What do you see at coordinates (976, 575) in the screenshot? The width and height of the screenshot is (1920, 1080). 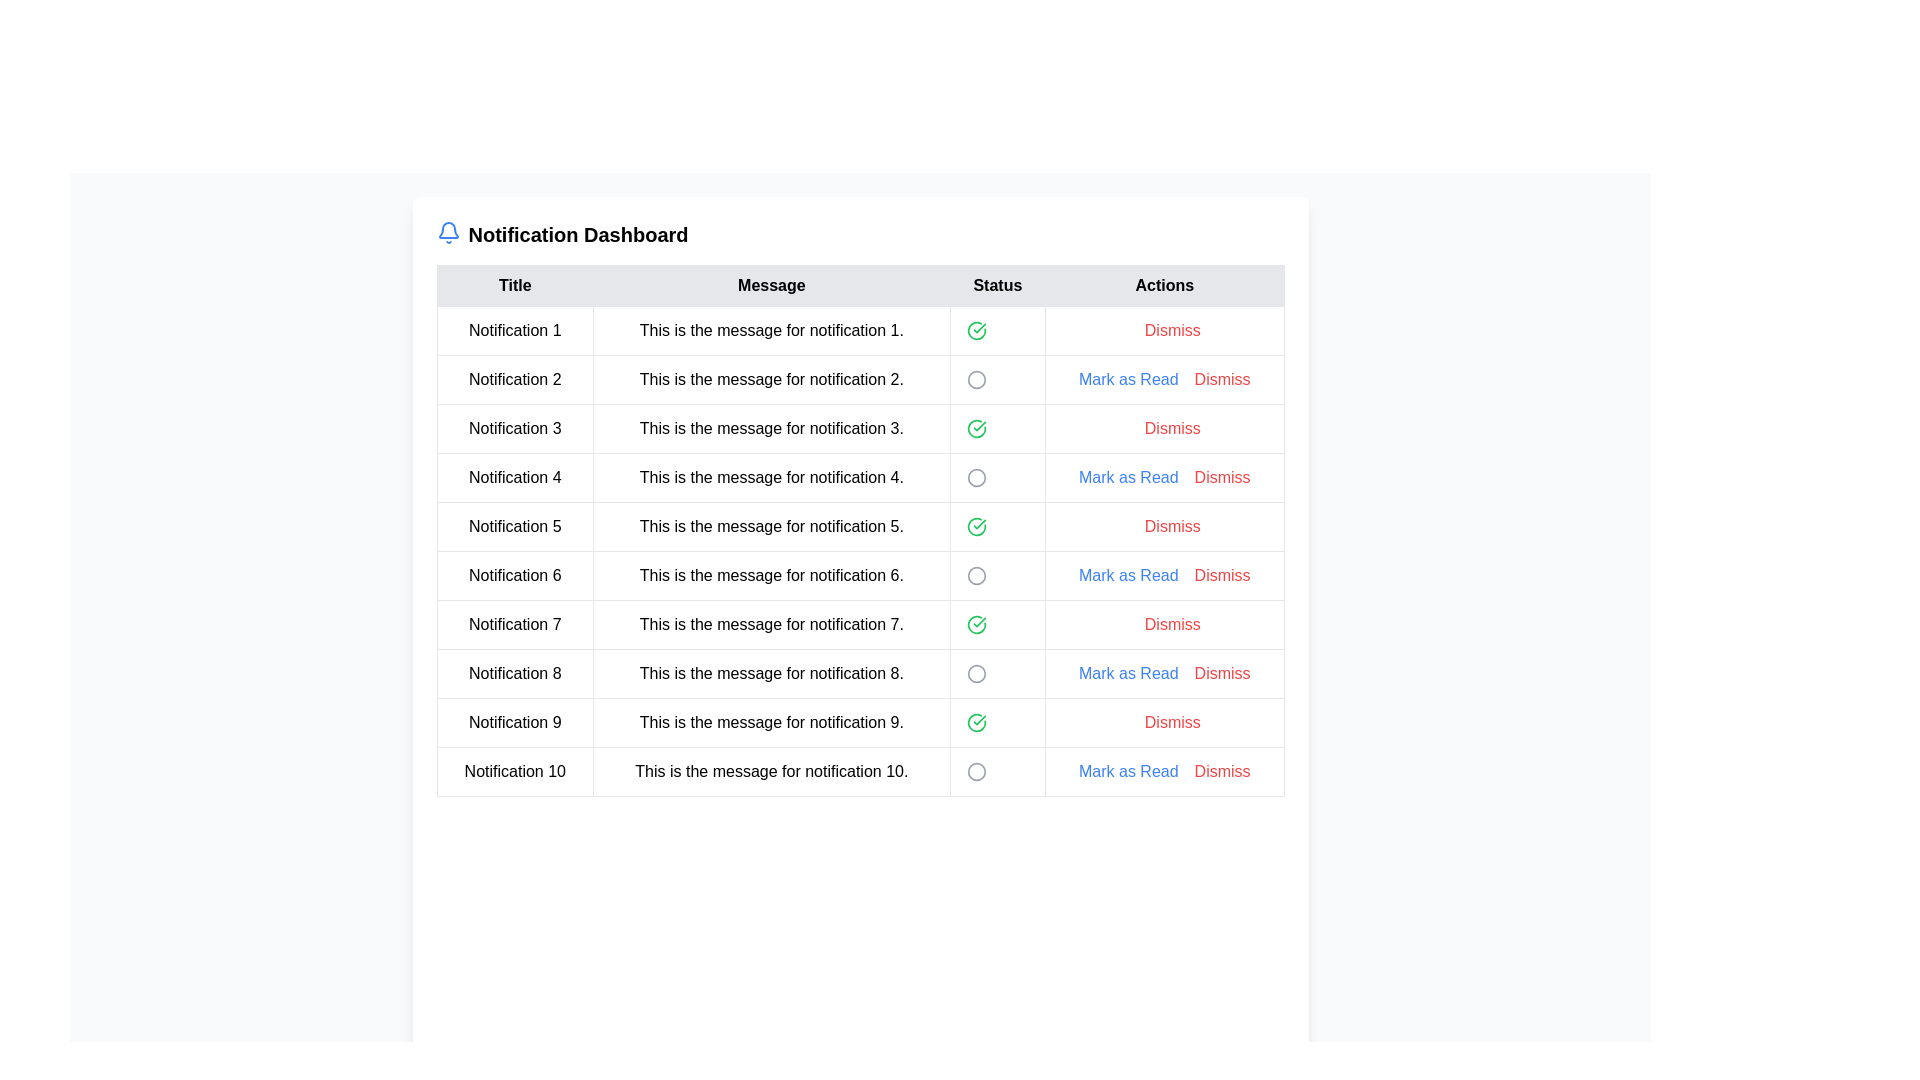 I see `the small, circular gray status indicator located in row 6 of the table under the 'Status' column, aligned with 'Notification 6'` at bounding box center [976, 575].